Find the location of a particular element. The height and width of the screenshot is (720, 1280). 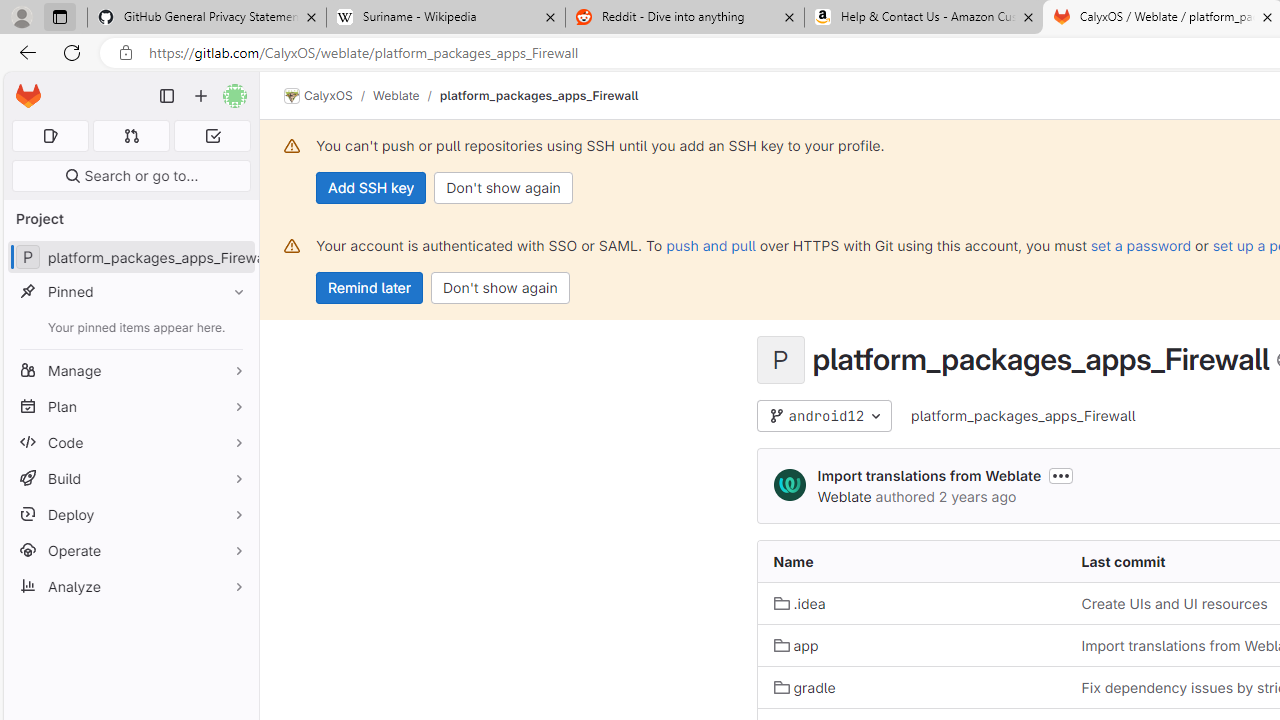

'Toggle commit description' is located at coordinates (1060, 475).